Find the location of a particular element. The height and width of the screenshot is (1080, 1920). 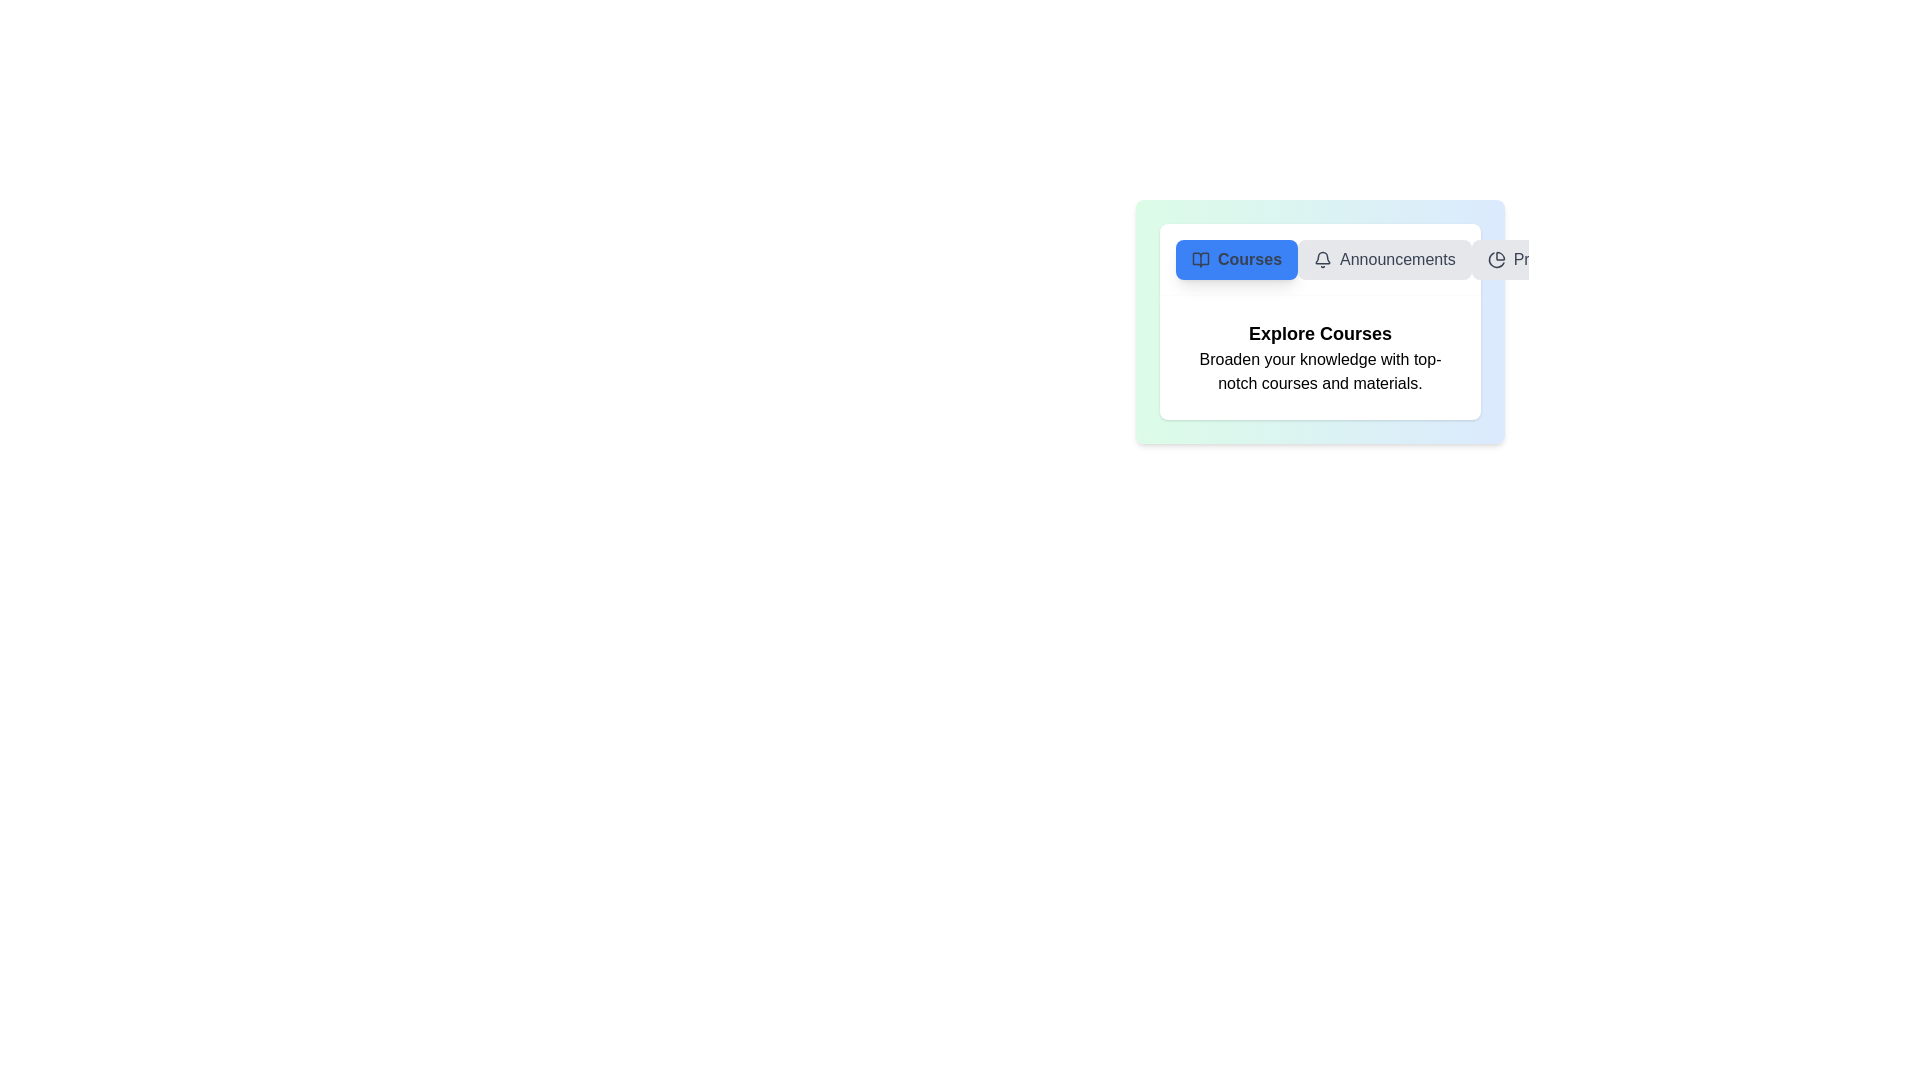

the navigation menu bar at the center point is located at coordinates (1320, 258).